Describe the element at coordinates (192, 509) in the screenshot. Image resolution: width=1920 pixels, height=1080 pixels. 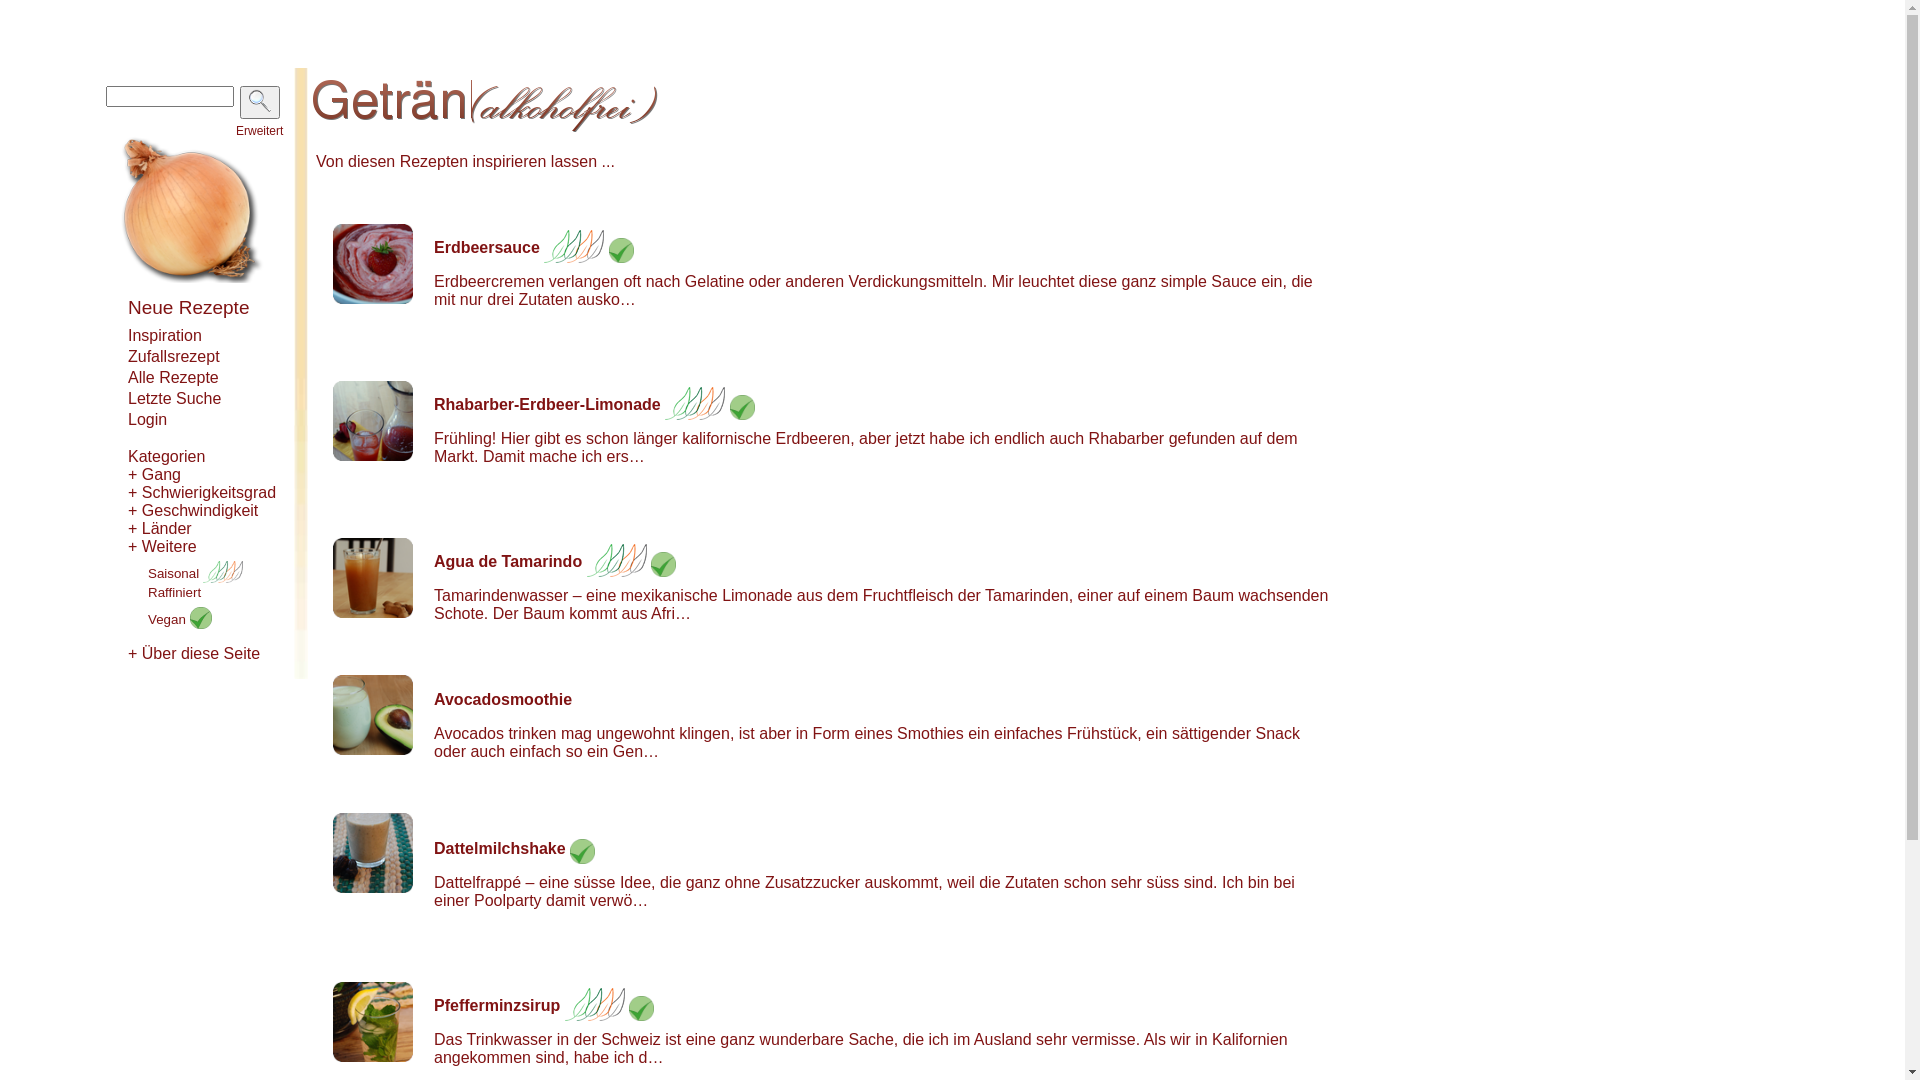
I see `'+ Geschwindigkeit'` at that location.